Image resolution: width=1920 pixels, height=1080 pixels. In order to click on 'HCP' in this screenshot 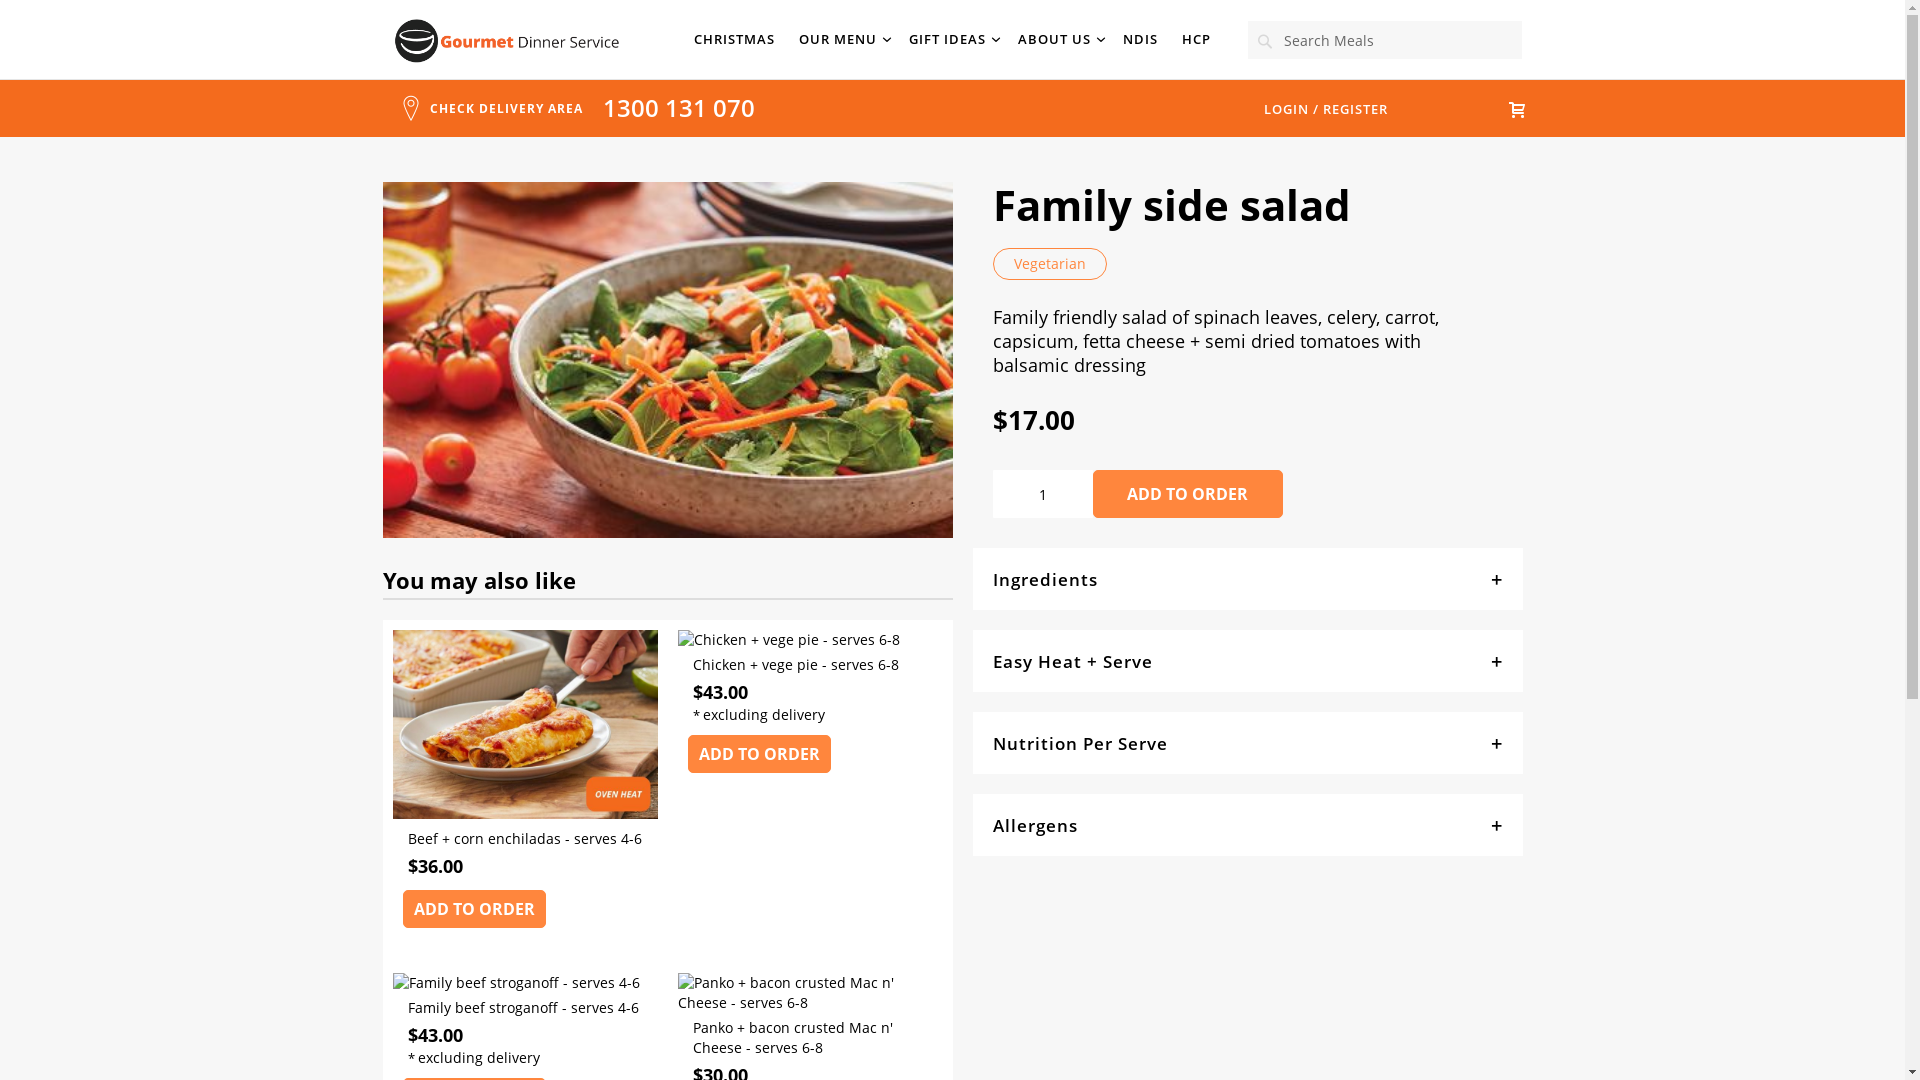, I will do `click(1181, 39)`.